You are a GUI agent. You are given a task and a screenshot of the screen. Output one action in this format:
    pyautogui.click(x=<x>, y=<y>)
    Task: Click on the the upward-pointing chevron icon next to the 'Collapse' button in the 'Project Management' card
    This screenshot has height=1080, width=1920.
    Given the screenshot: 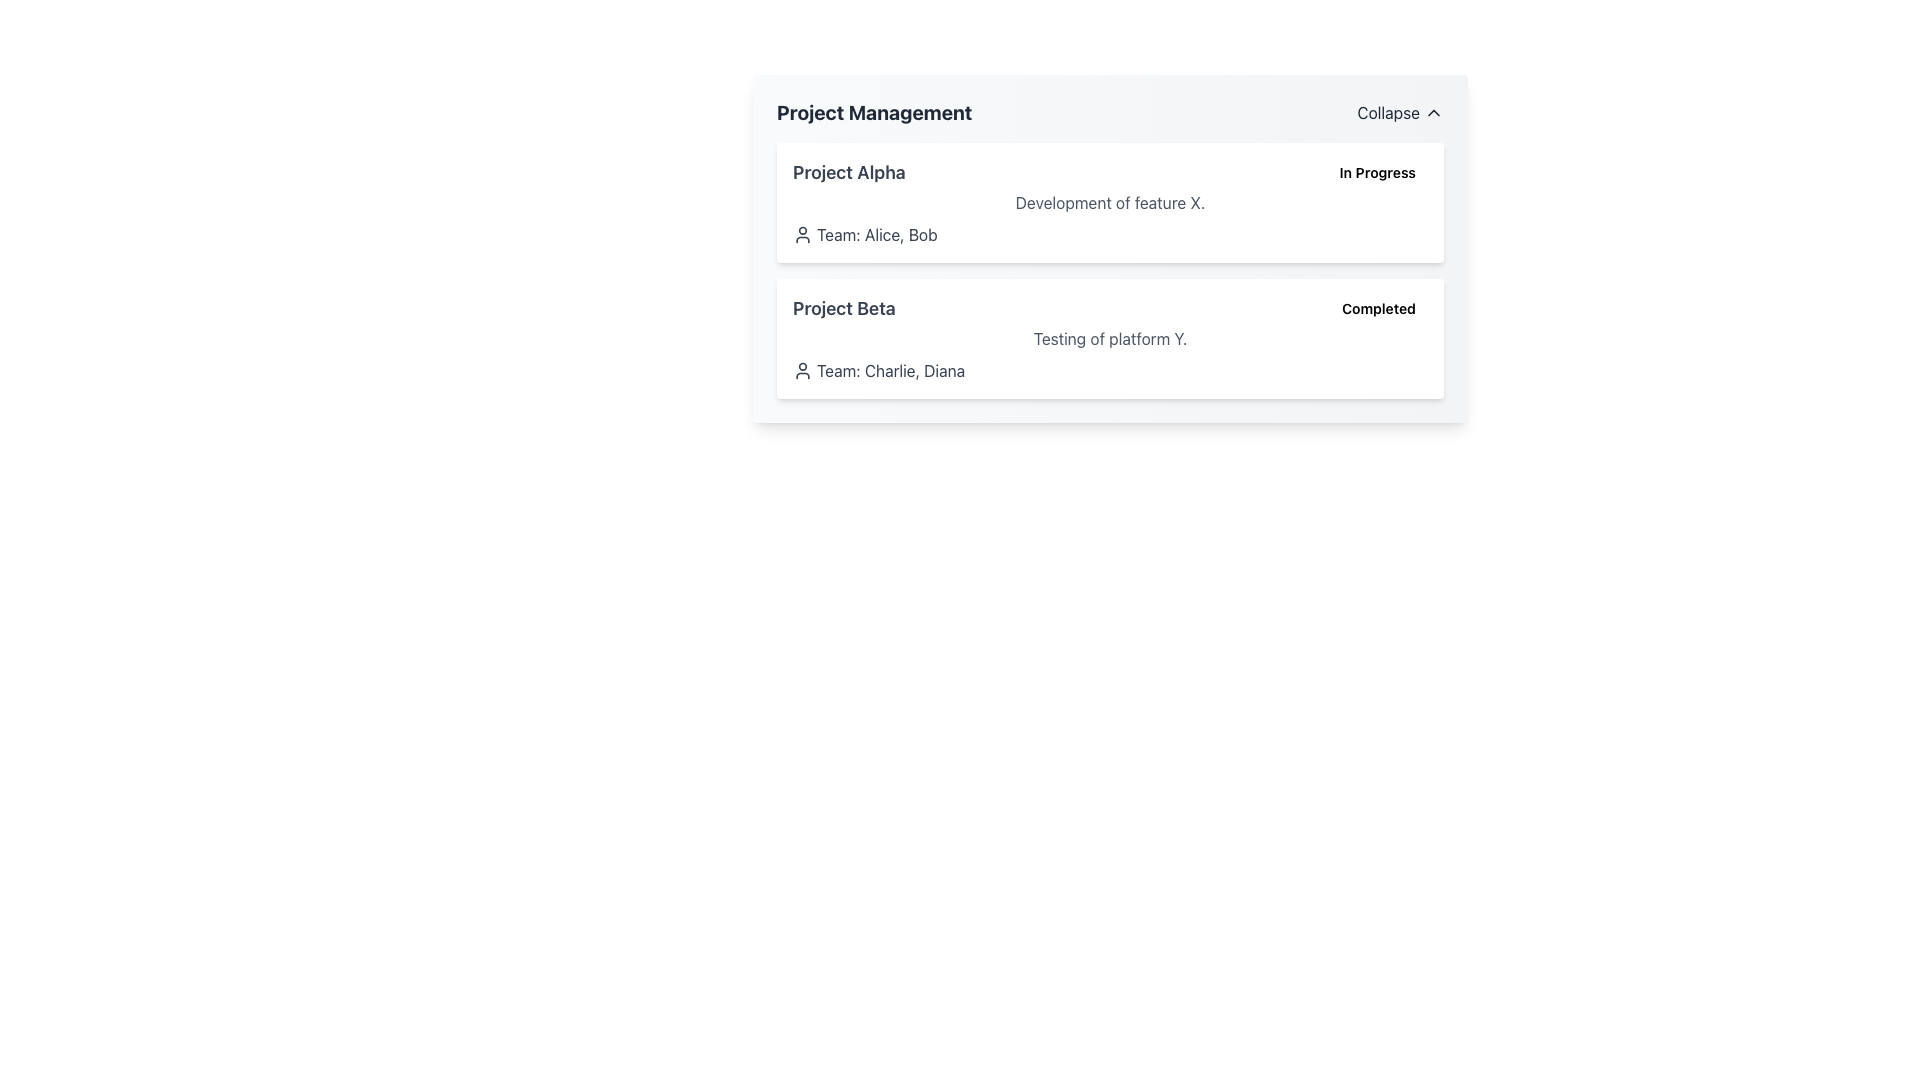 What is the action you would take?
    pyautogui.click(x=1433, y=112)
    